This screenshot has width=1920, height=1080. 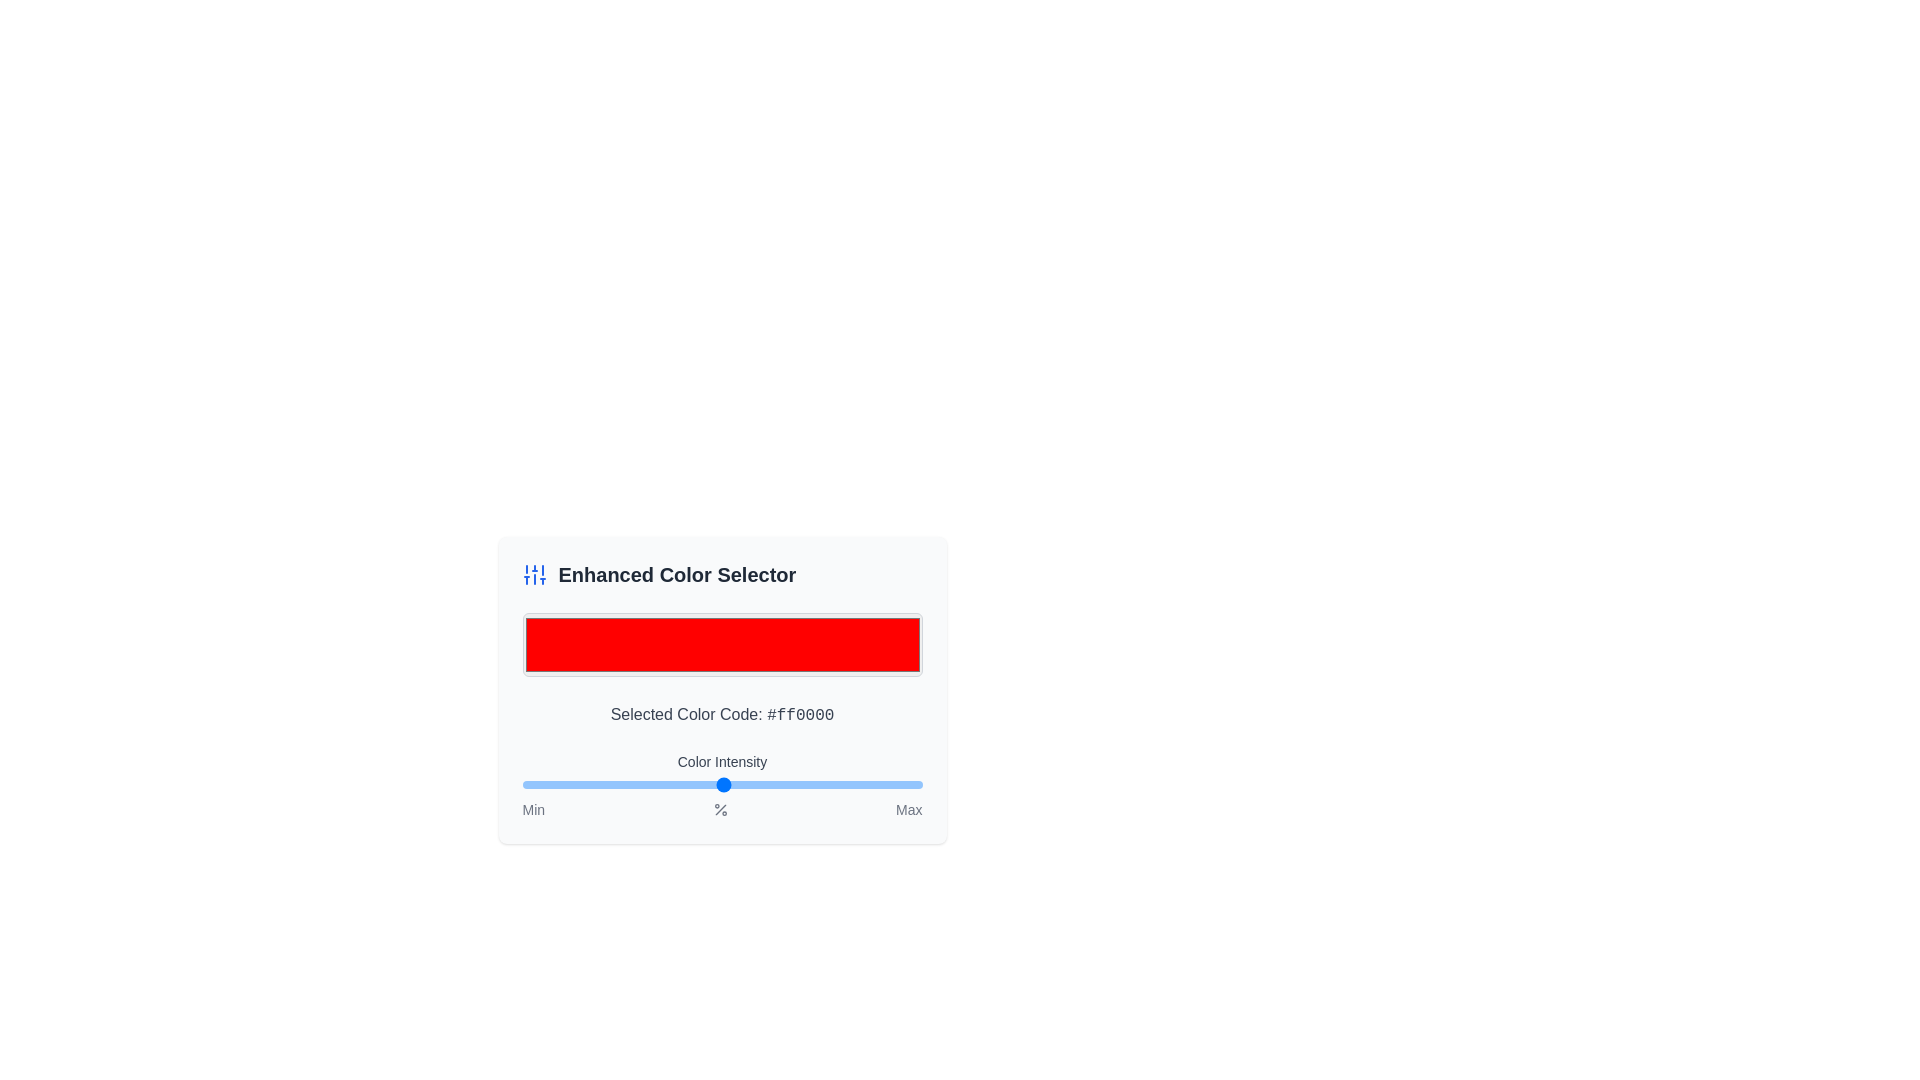 I want to click on the Informative label displaying 'Min' and 'Max' with a centered percentage icon, located at the bottom of the 'Color Intensity' section, so click(x=721, y=810).